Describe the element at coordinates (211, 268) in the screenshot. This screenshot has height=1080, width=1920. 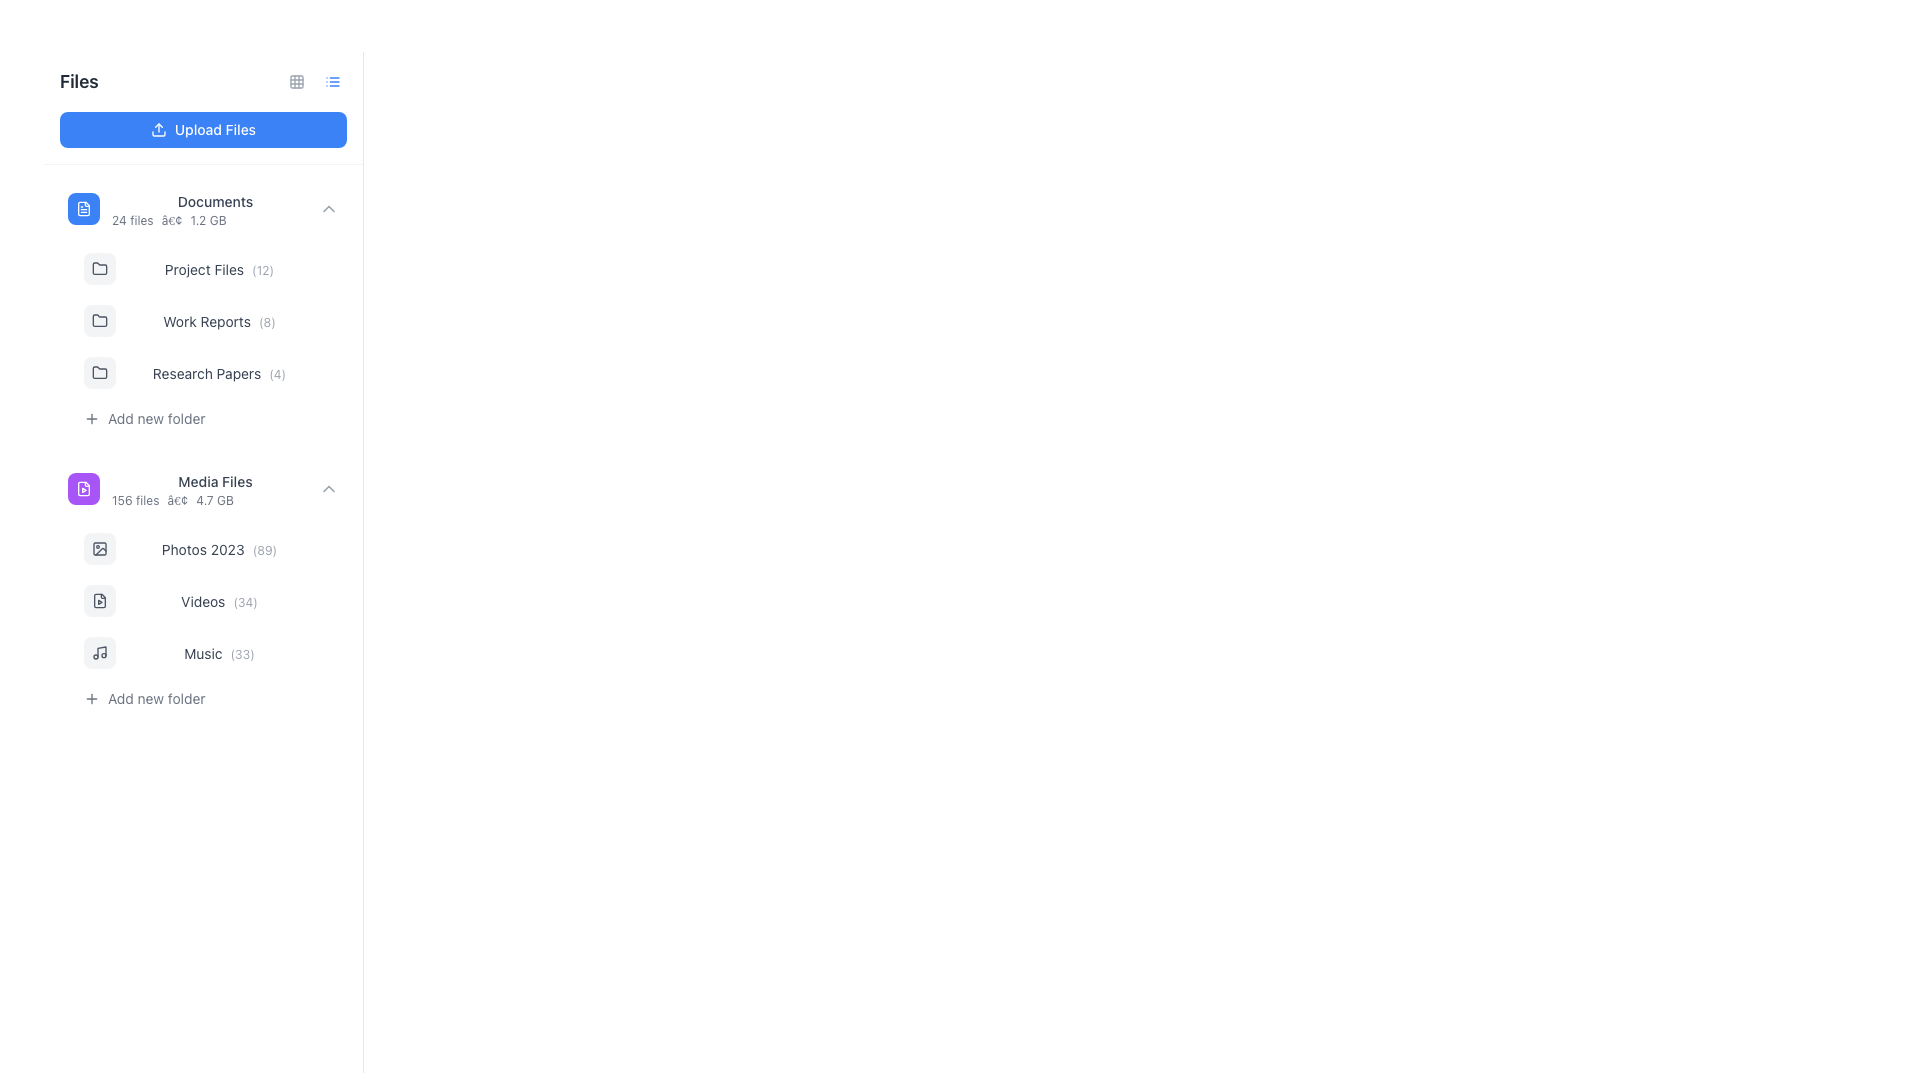
I see `the 'Project Files (12)' folder entry in the side navigation panel` at that location.